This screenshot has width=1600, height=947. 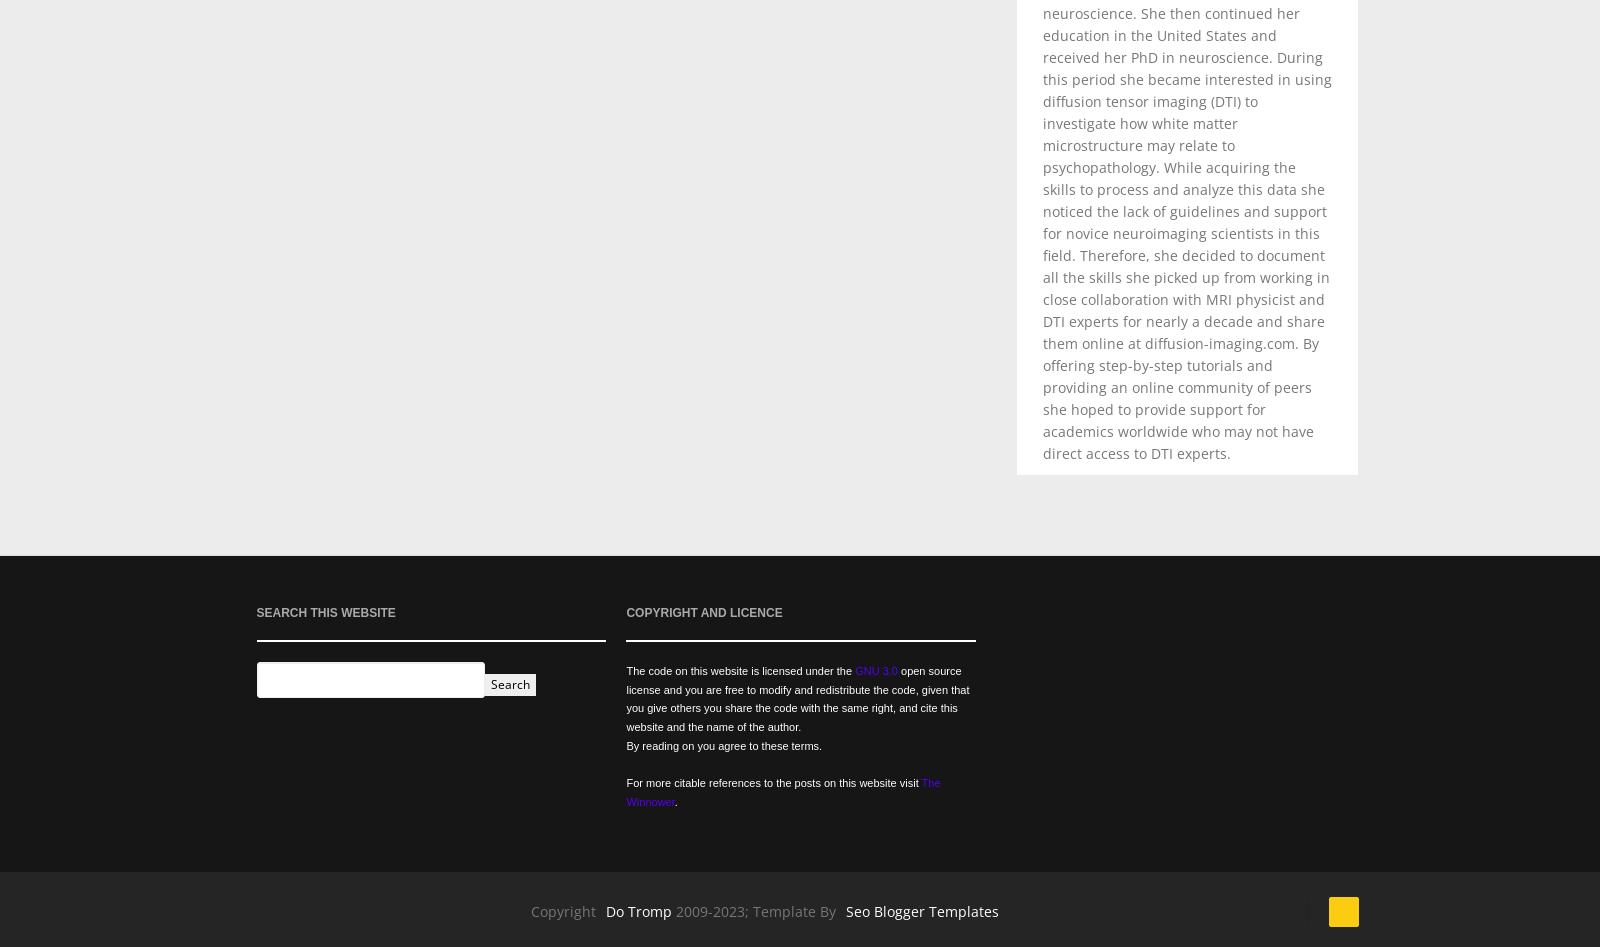 What do you see at coordinates (256, 612) in the screenshot?
I see `'Search This Website'` at bounding box center [256, 612].